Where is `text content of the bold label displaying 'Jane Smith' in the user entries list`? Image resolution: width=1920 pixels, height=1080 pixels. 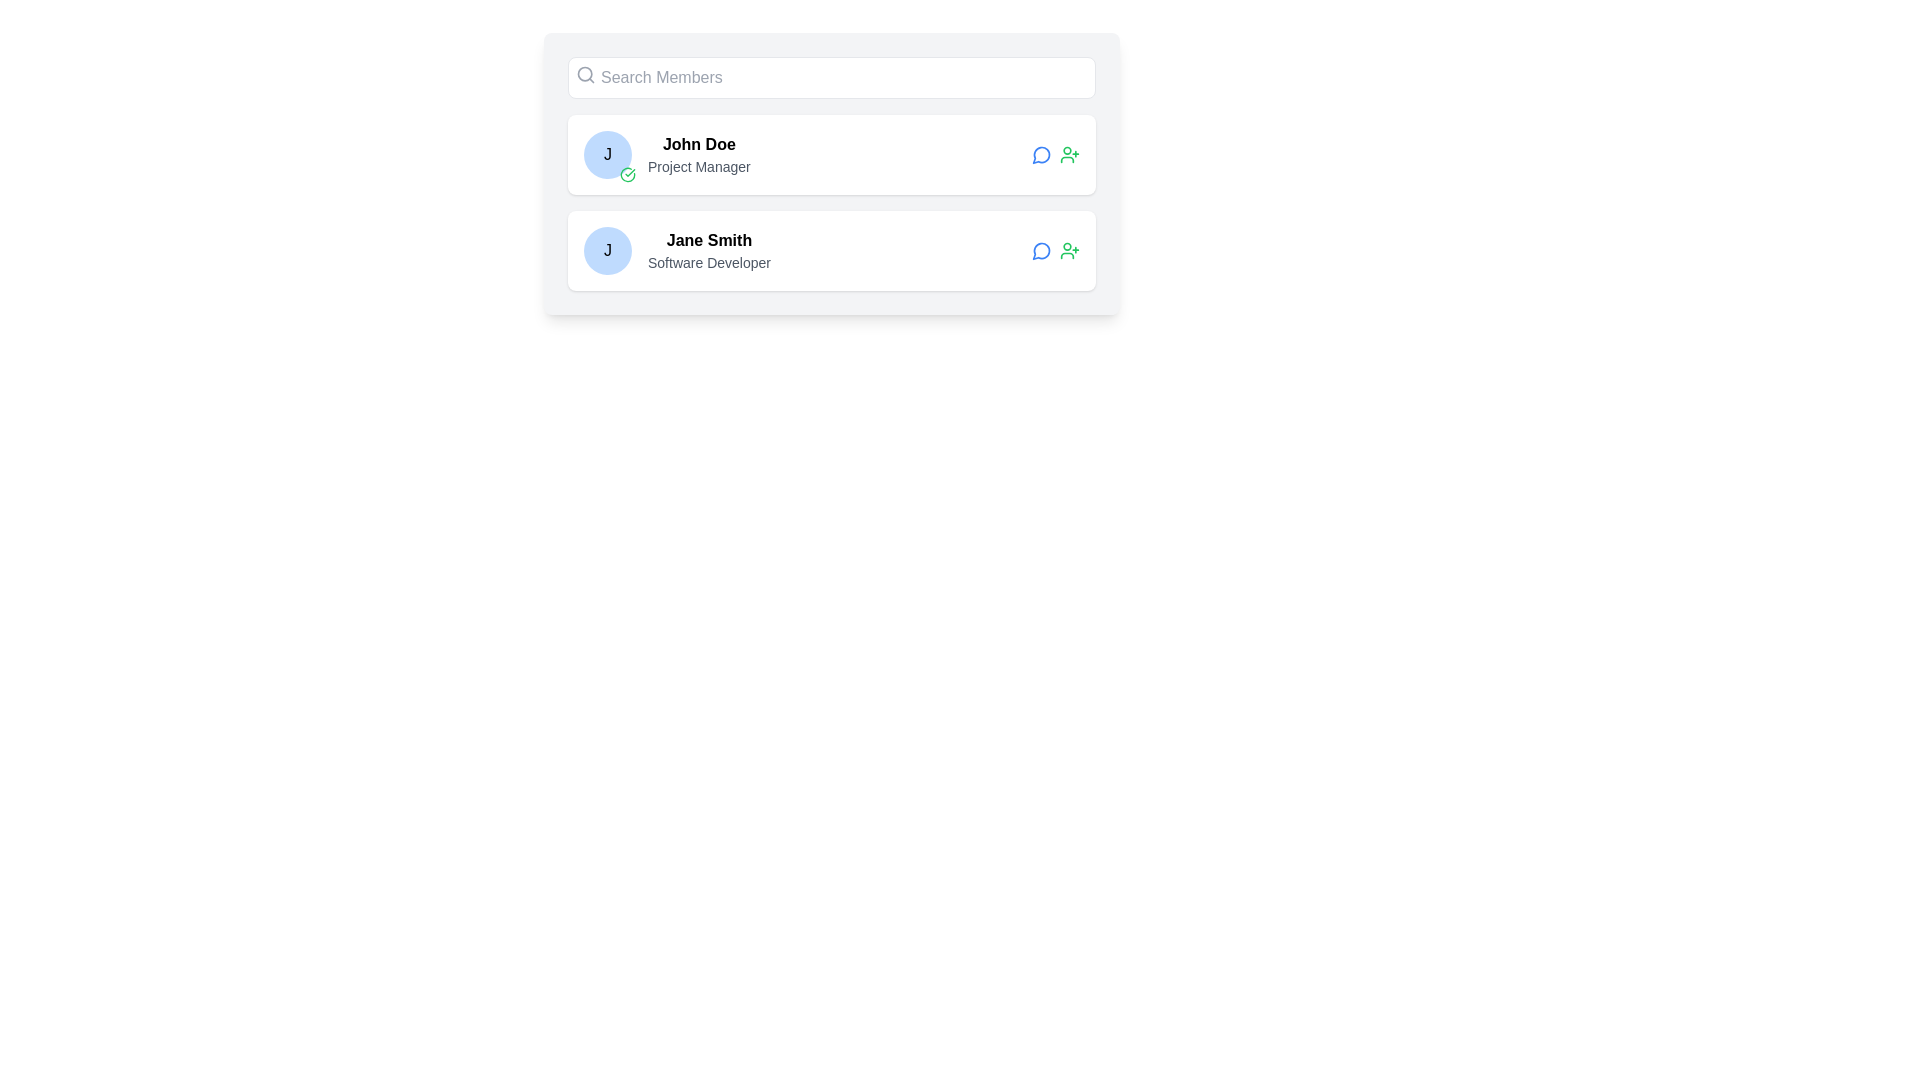 text content of the bold label displaying 'Jane Smith' in the user entries list is located at coordinates (709, 239).